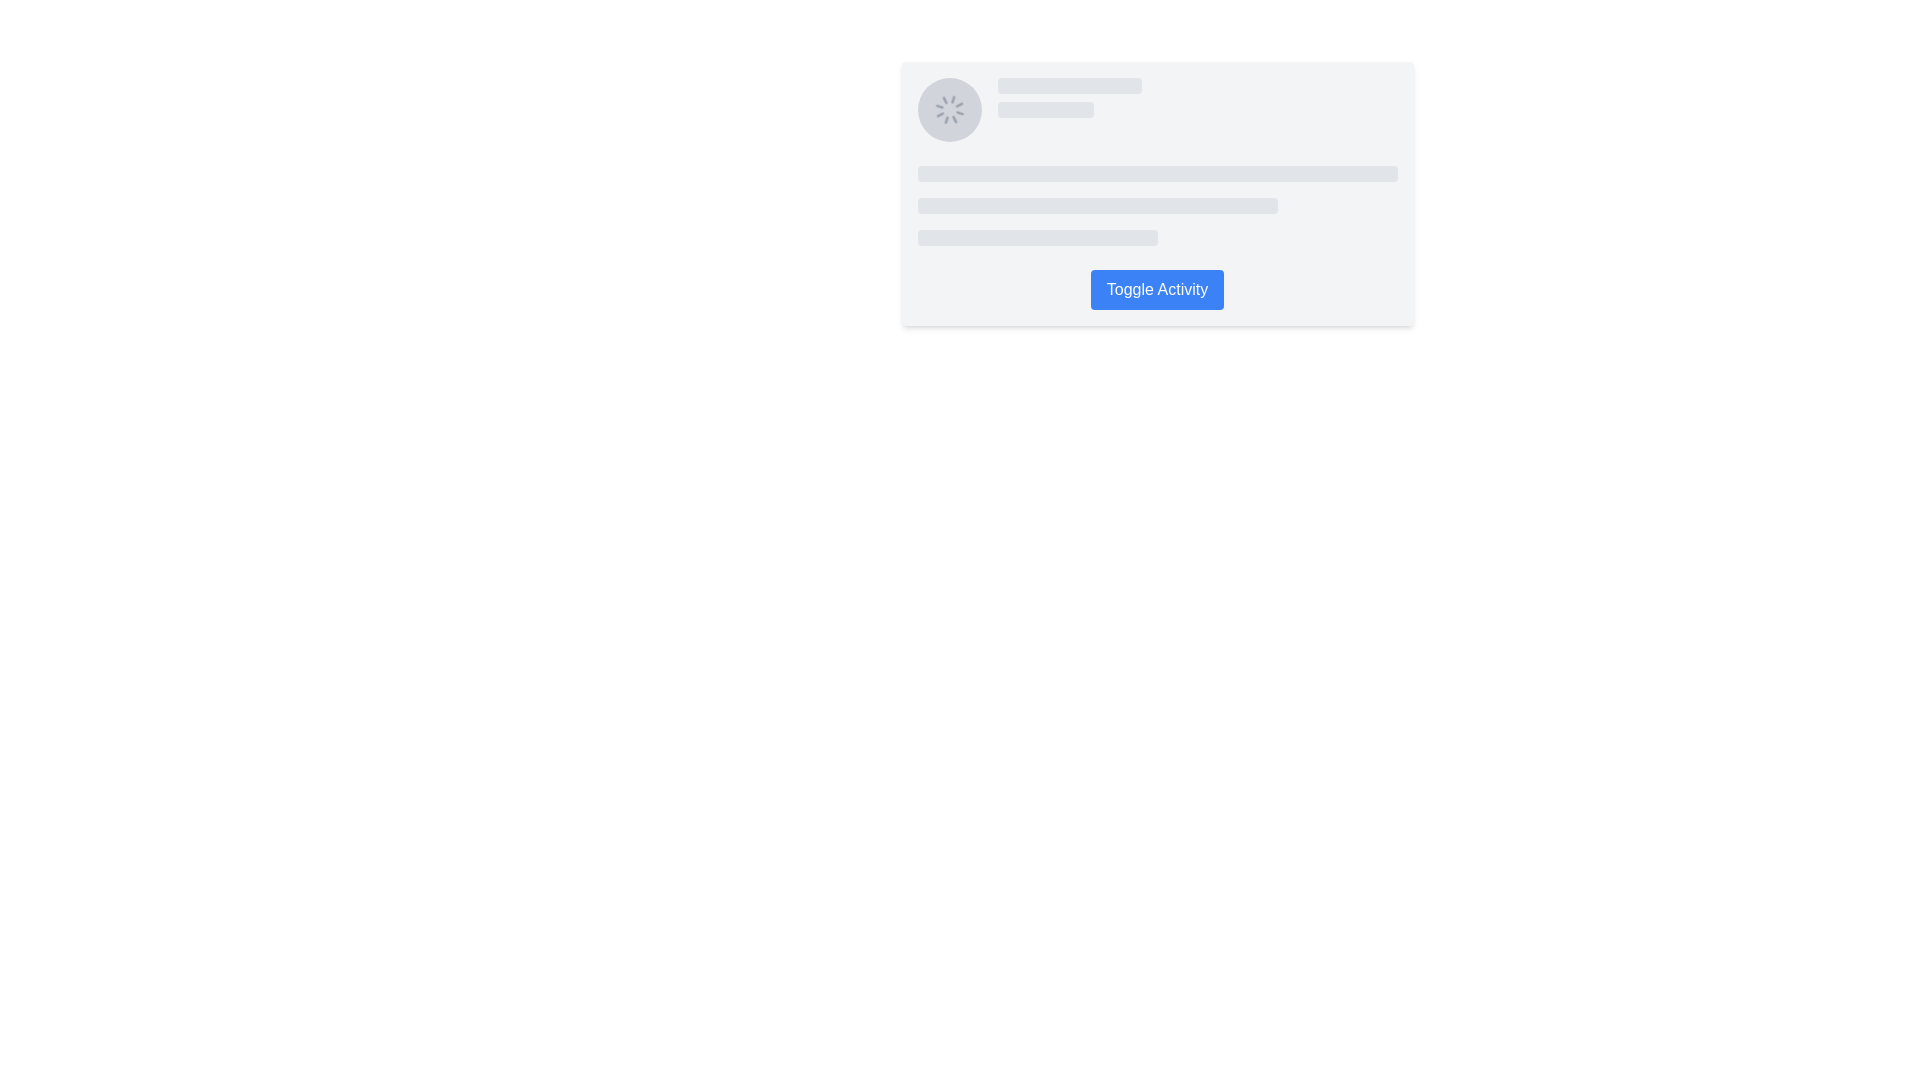  What do you see at coordinates (1157, 289) in the screenshot?
I see `the rectangular button with rounded corners labeled 'Toggle Activity'` at bounding box center [1157, 289].